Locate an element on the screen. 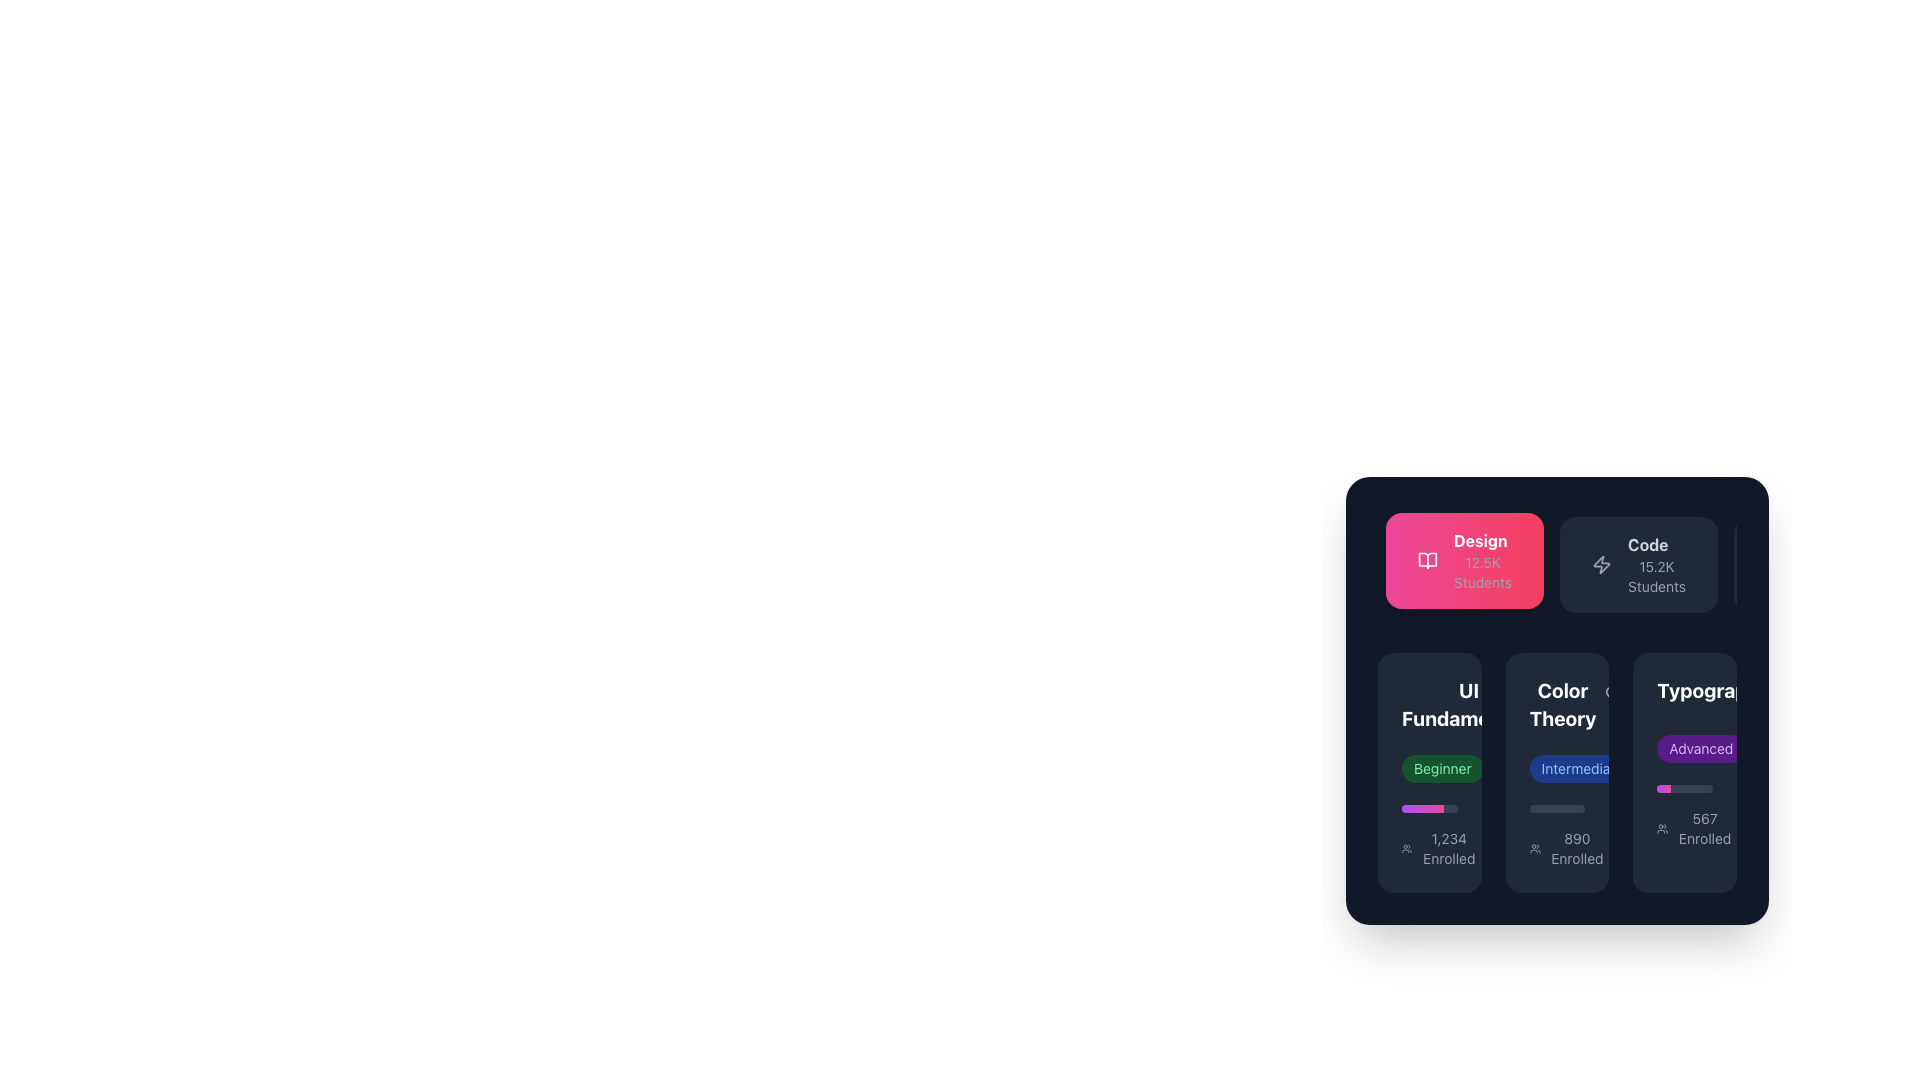 The image size is (1920, 1080). the 'Color Theory' card is located at coordinates (1556, 700).